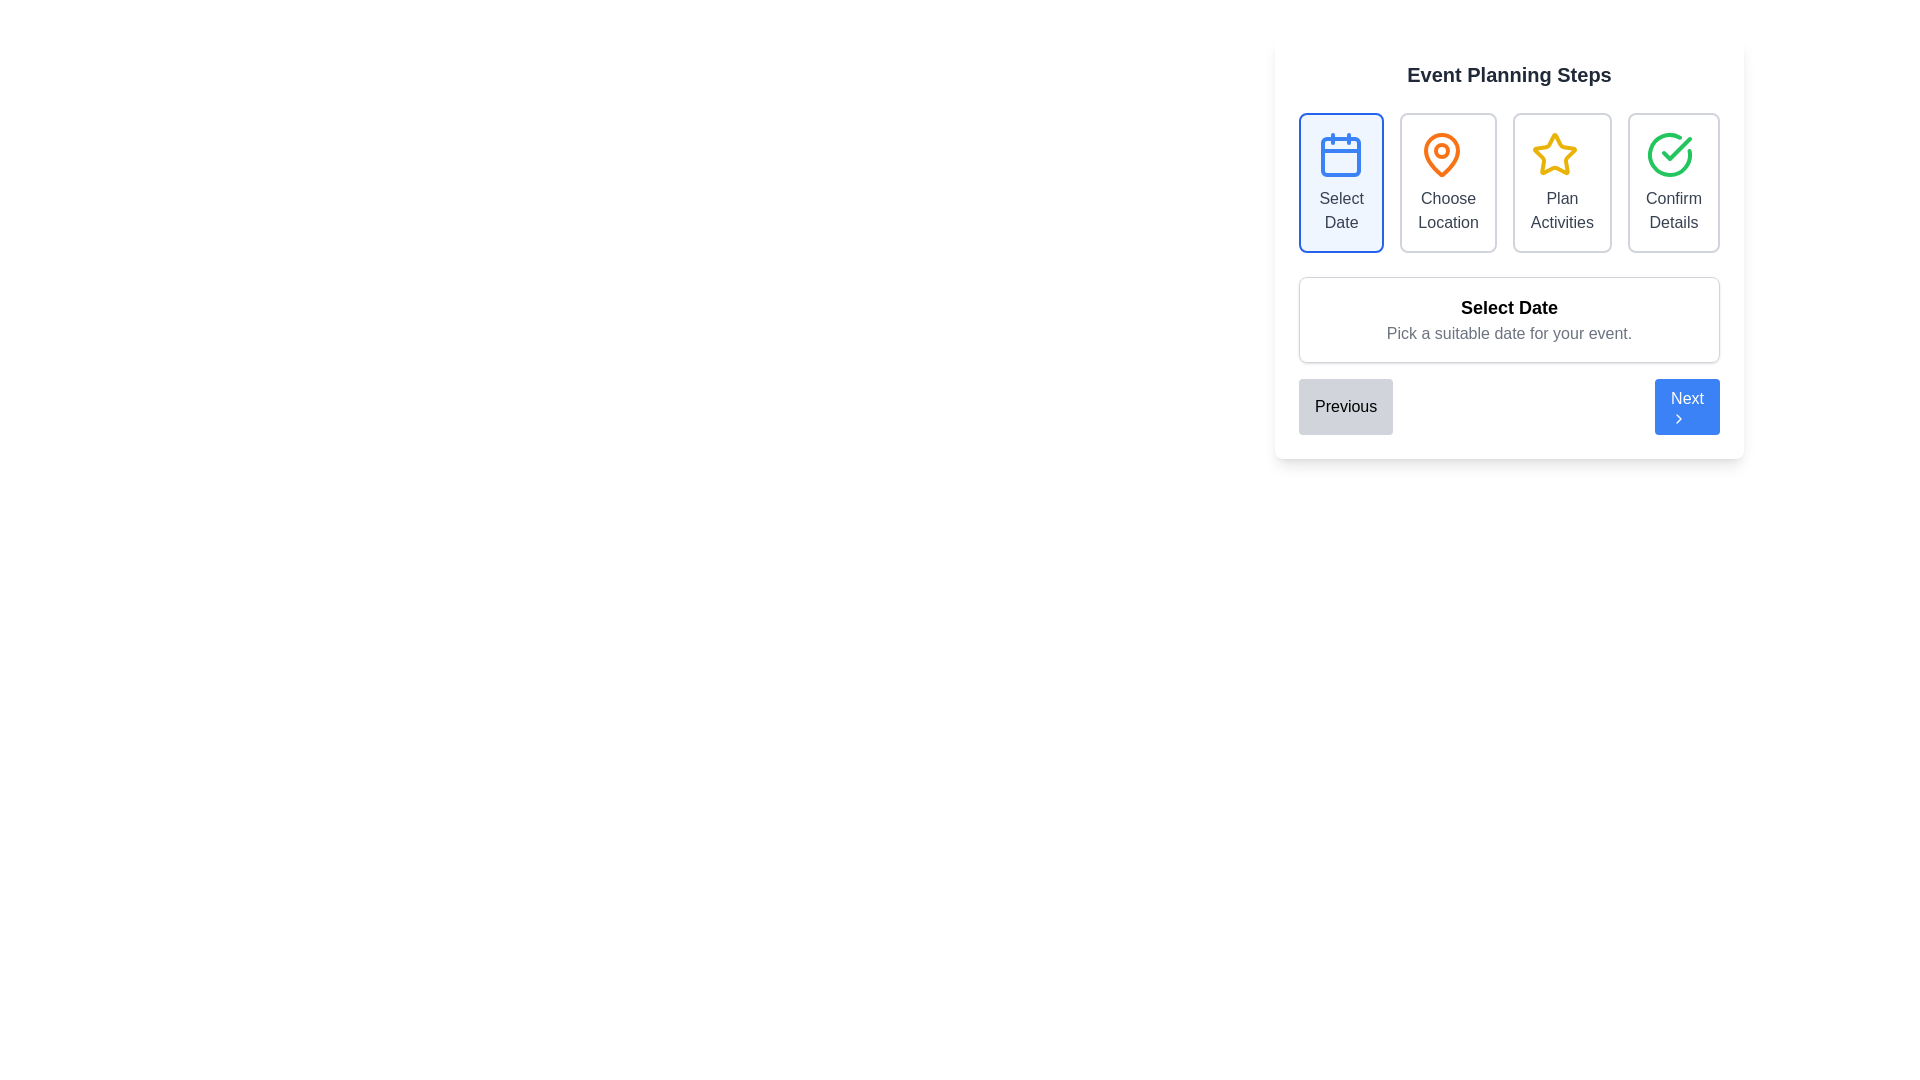 The width and height of the screenshot is (1920, 1080). What do you see at coordinates (1674, 153) in the screenshot?
I see `the visual indicator icon that signifies the 'Confirm Details' step is selected or completed in the event planning process, located above the 'Confirm Details' text` at bounding box center [1674, 153].